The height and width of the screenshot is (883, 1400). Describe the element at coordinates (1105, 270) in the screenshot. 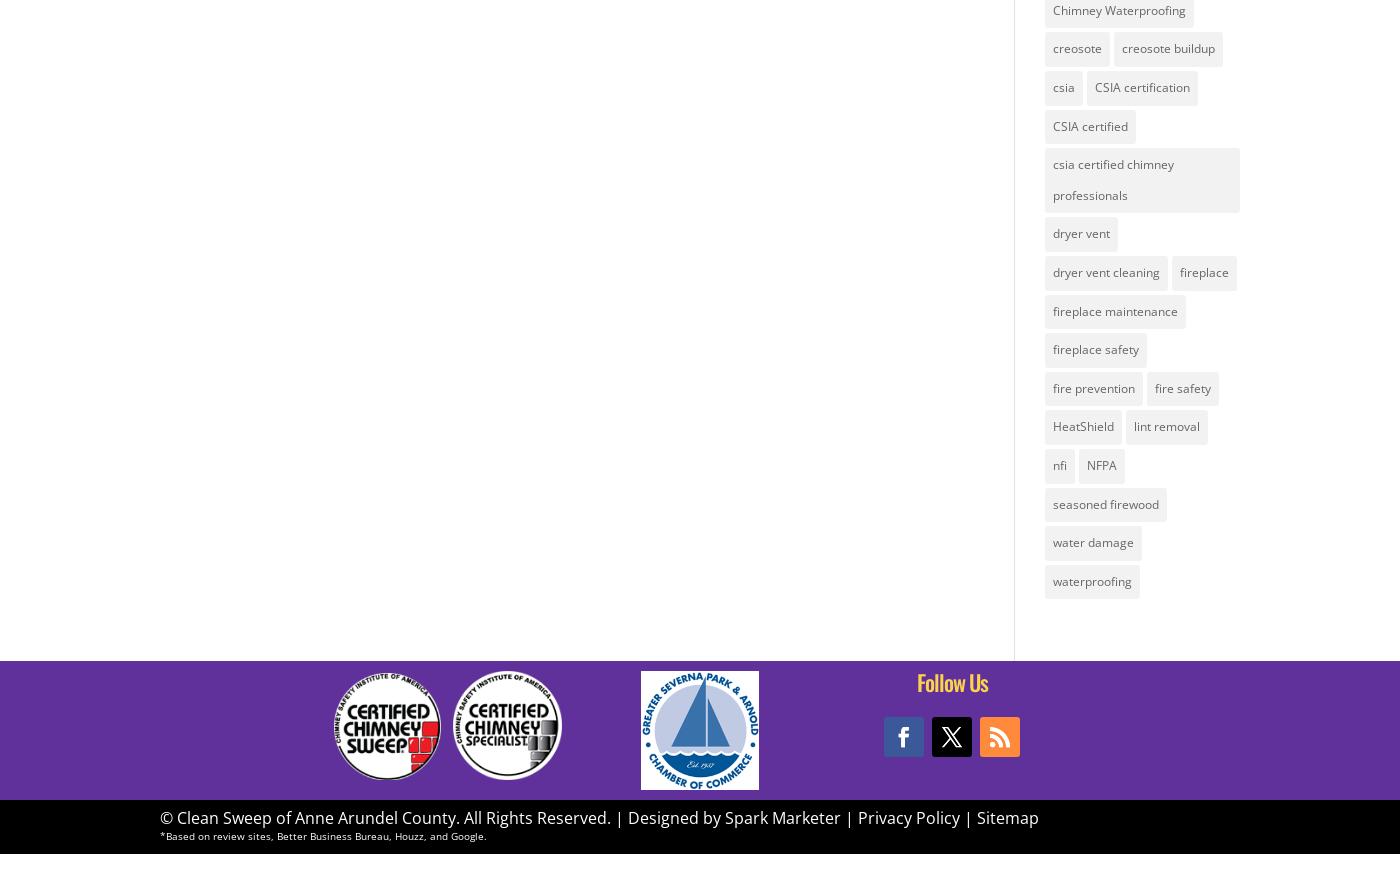

I see `'dryer vent cleaning'` at that location.